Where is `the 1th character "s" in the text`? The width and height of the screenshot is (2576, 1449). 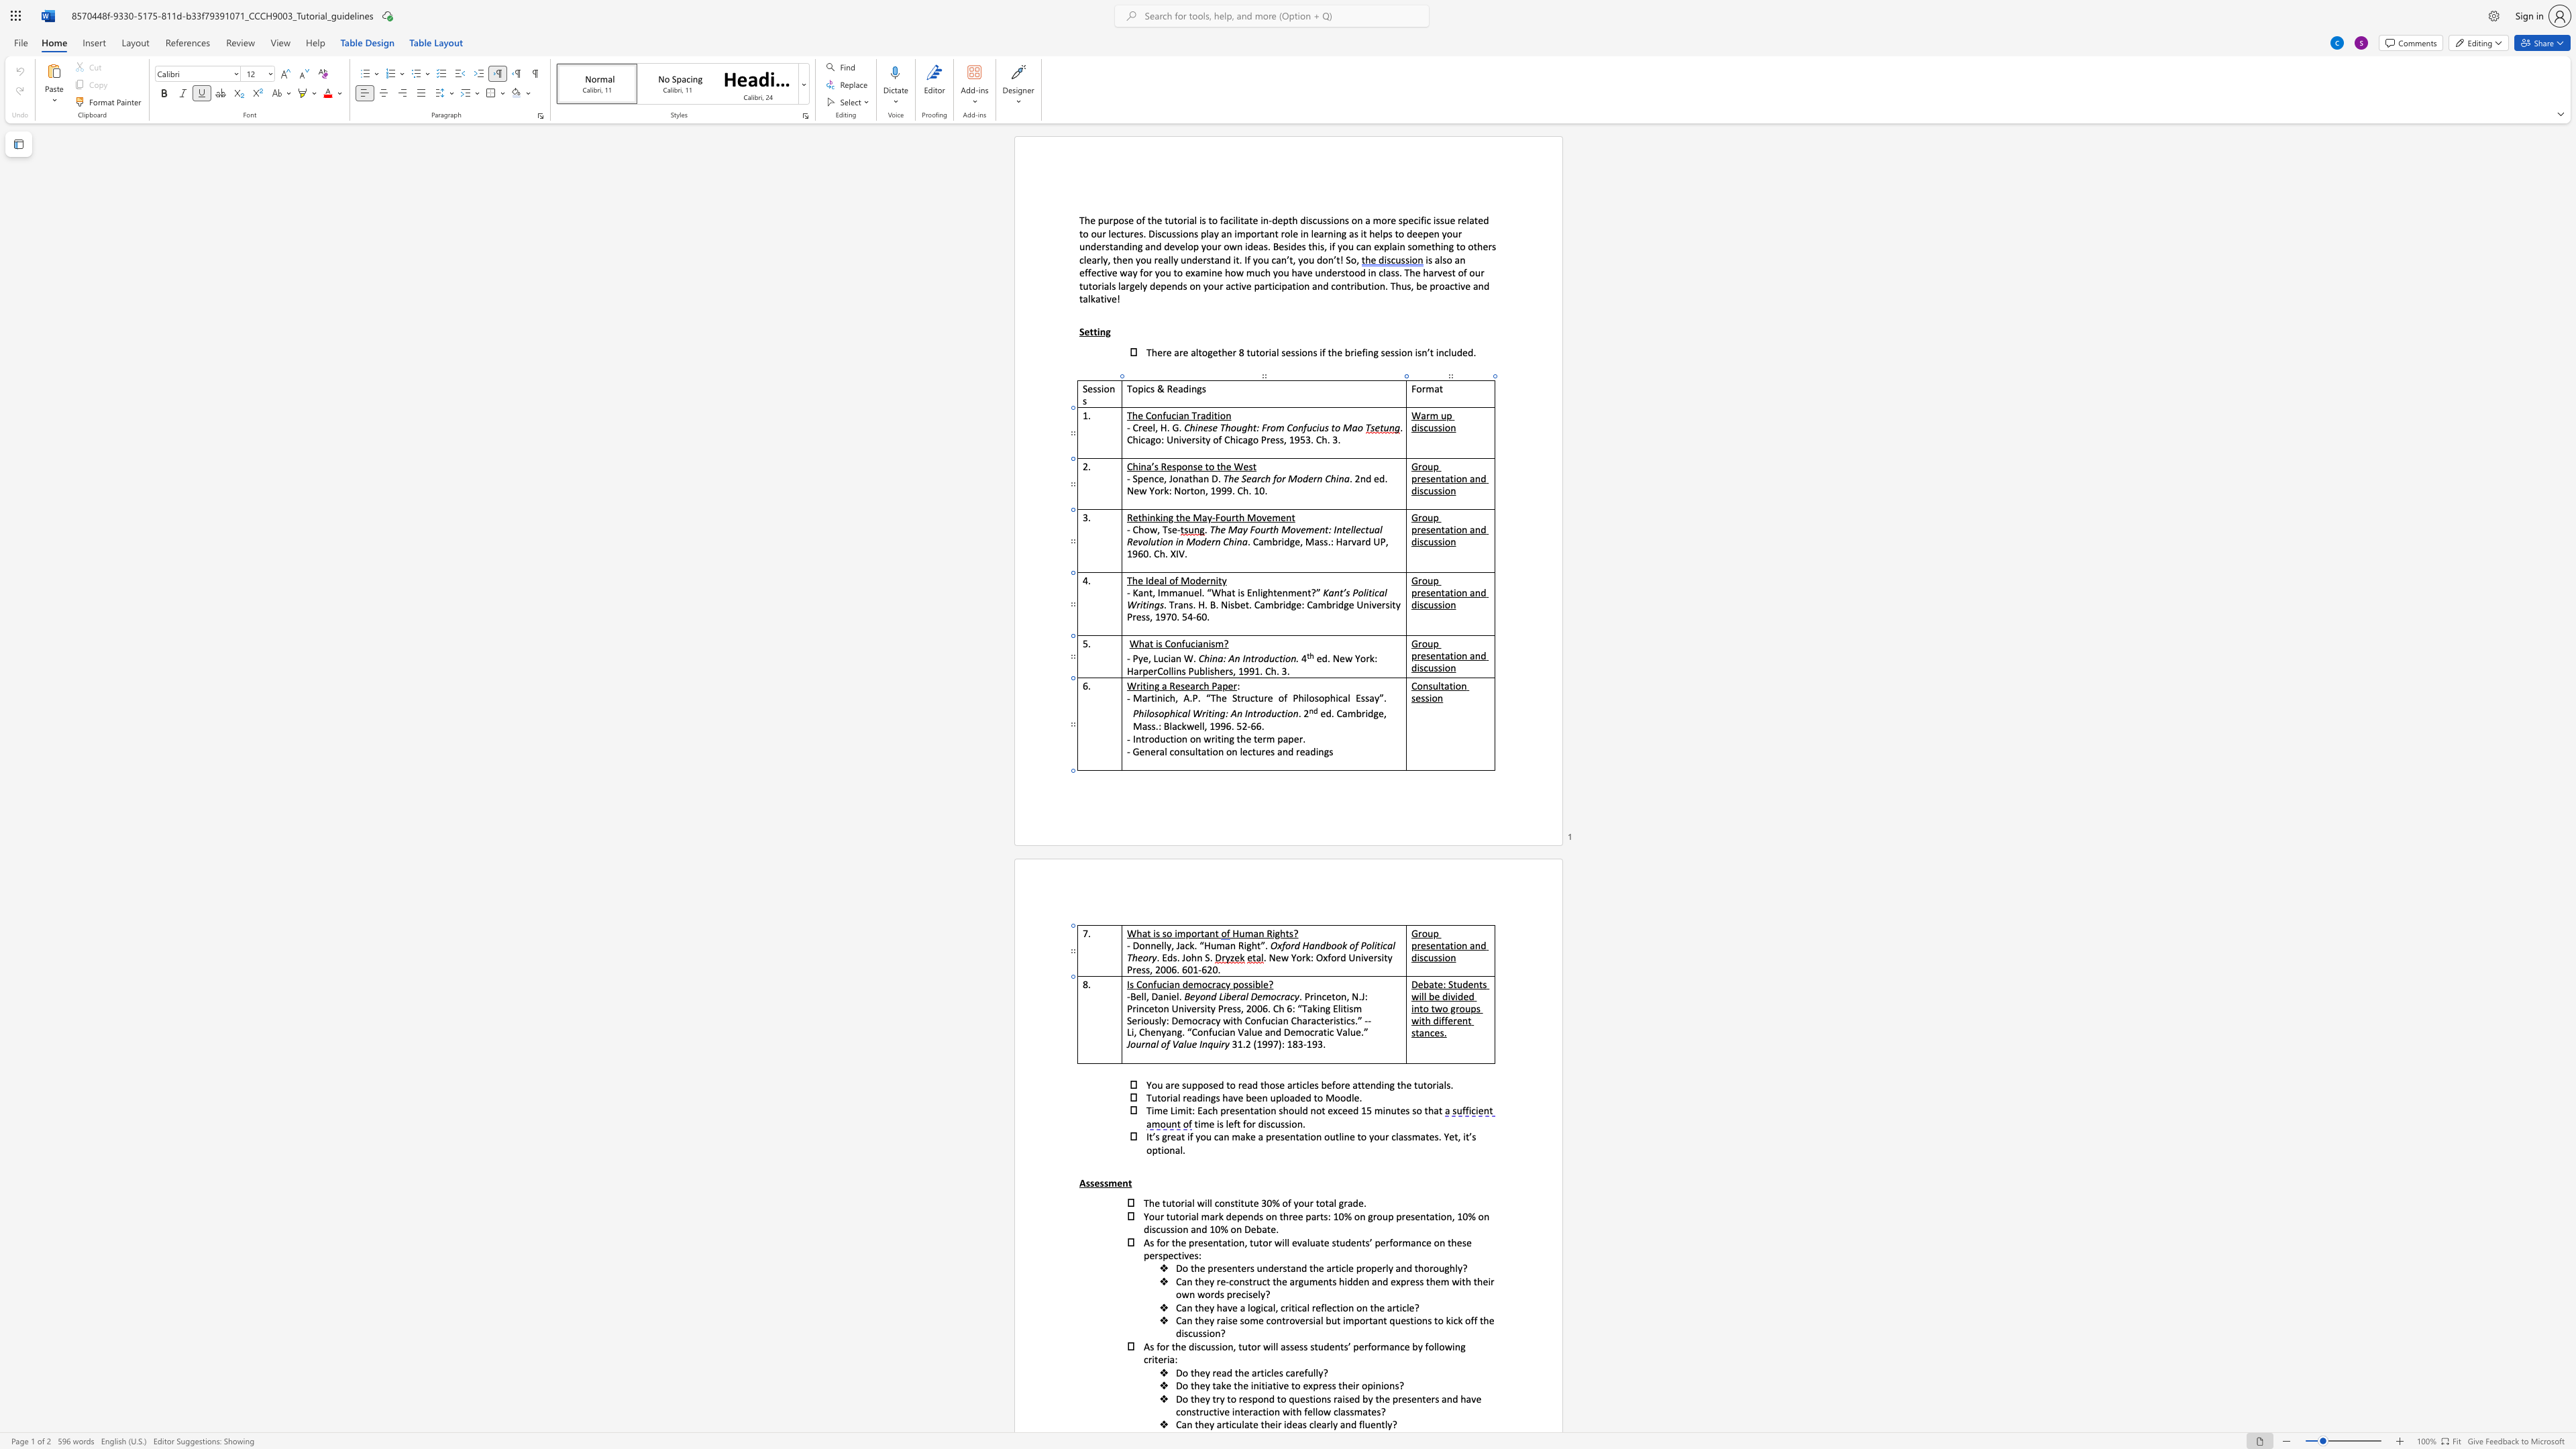
the 1th character "s" in the text is located at coordinates (1173, 956).